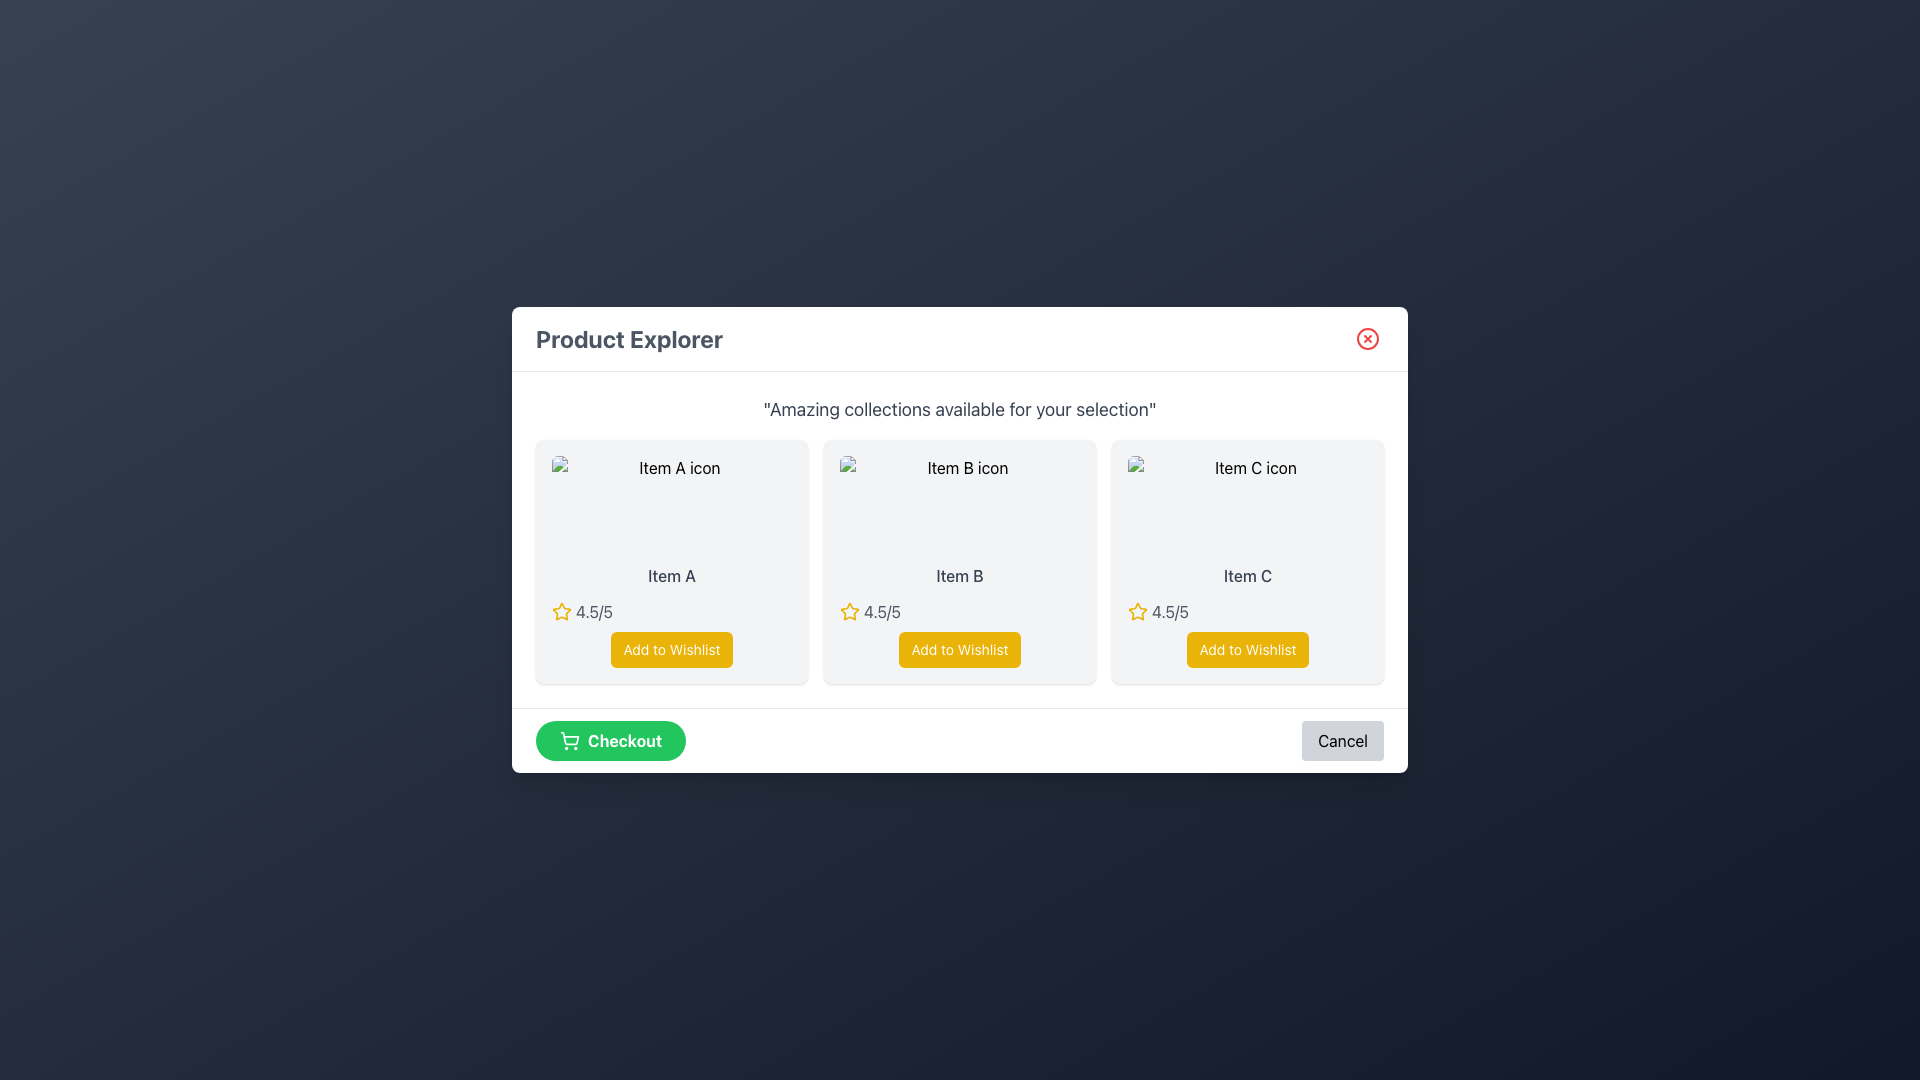 The image size is (1920, 1080). What do you see at coordinates (1247, 503) in the screenshot?
I see `the image thumbnail labeled 'Item C' located` at bounding box center [1247, 503].